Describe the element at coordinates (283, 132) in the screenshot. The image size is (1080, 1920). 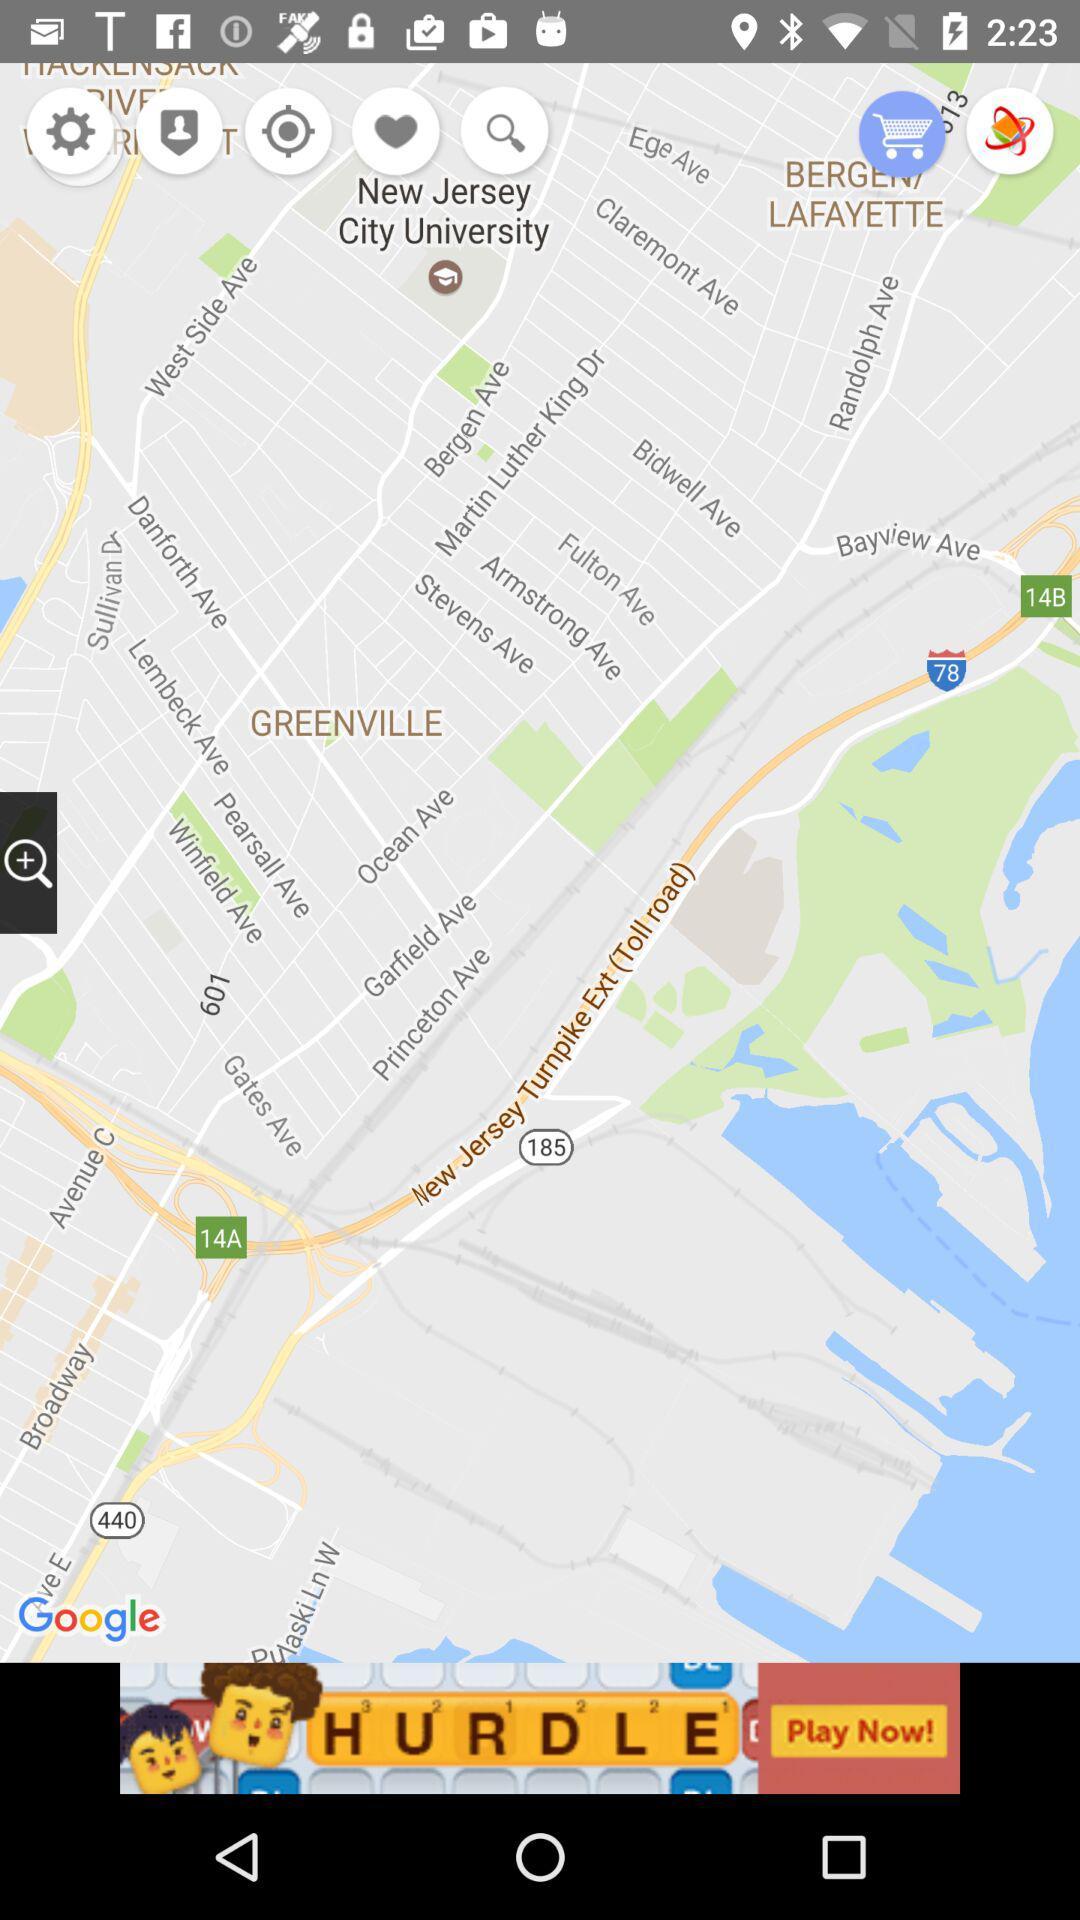
I see `location` at that location.